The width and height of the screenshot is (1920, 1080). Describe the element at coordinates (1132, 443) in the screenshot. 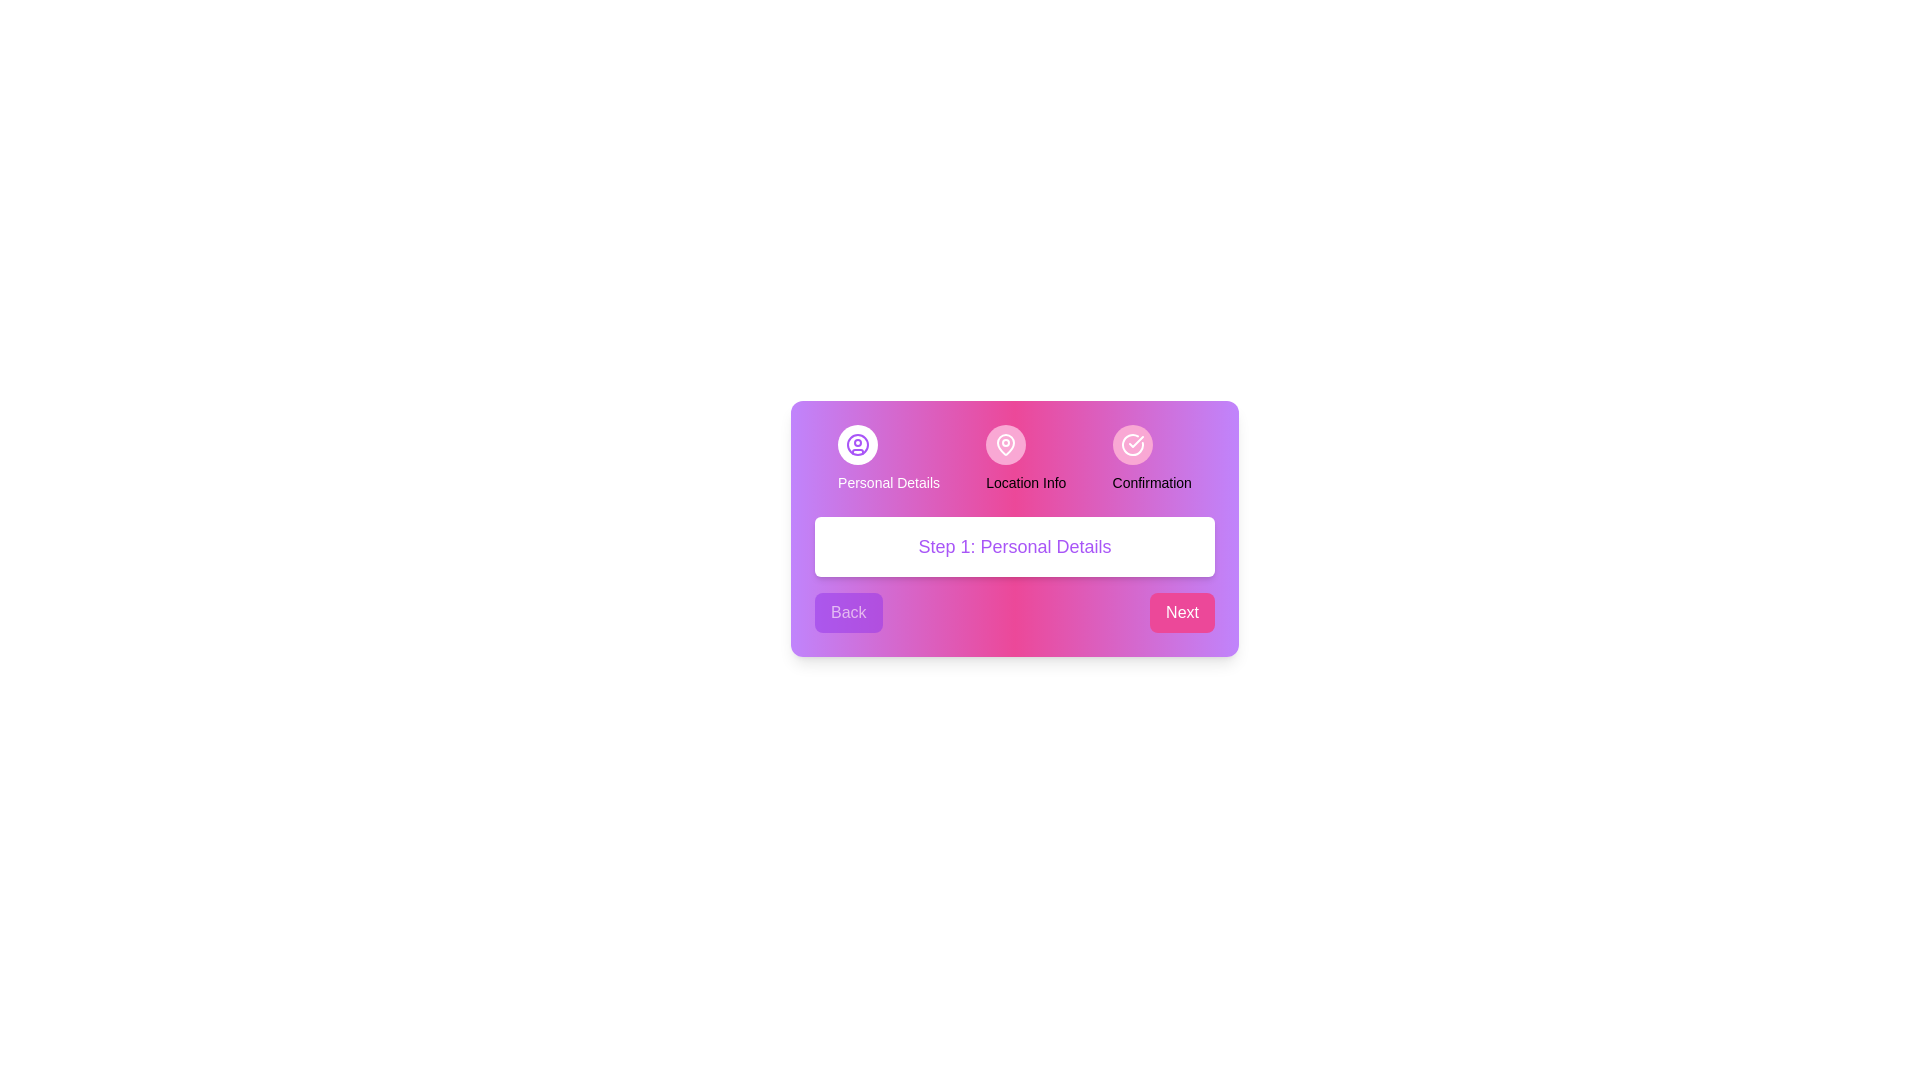

I see `the step indicator corresponding to Confirmation to view its information` at that location.